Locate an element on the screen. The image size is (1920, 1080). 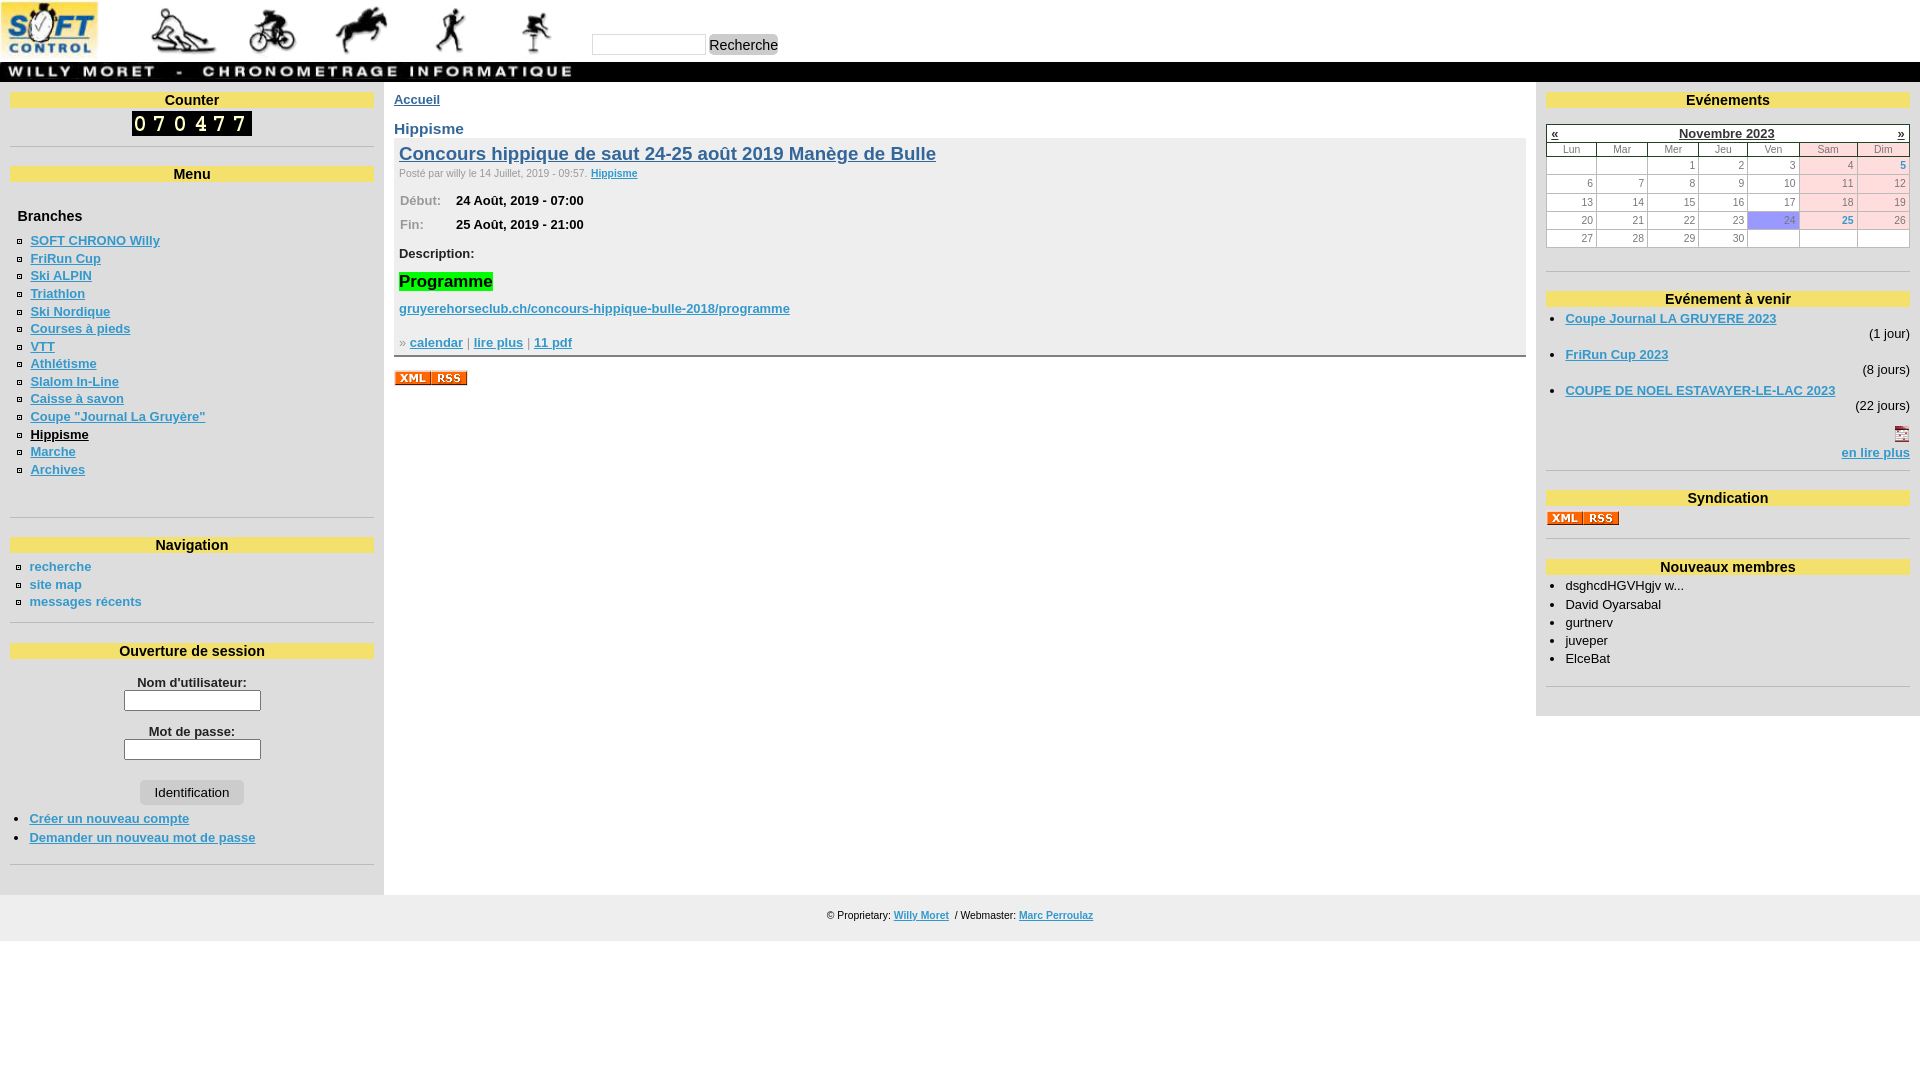
'Marche' is located at coordinates (52, 451).